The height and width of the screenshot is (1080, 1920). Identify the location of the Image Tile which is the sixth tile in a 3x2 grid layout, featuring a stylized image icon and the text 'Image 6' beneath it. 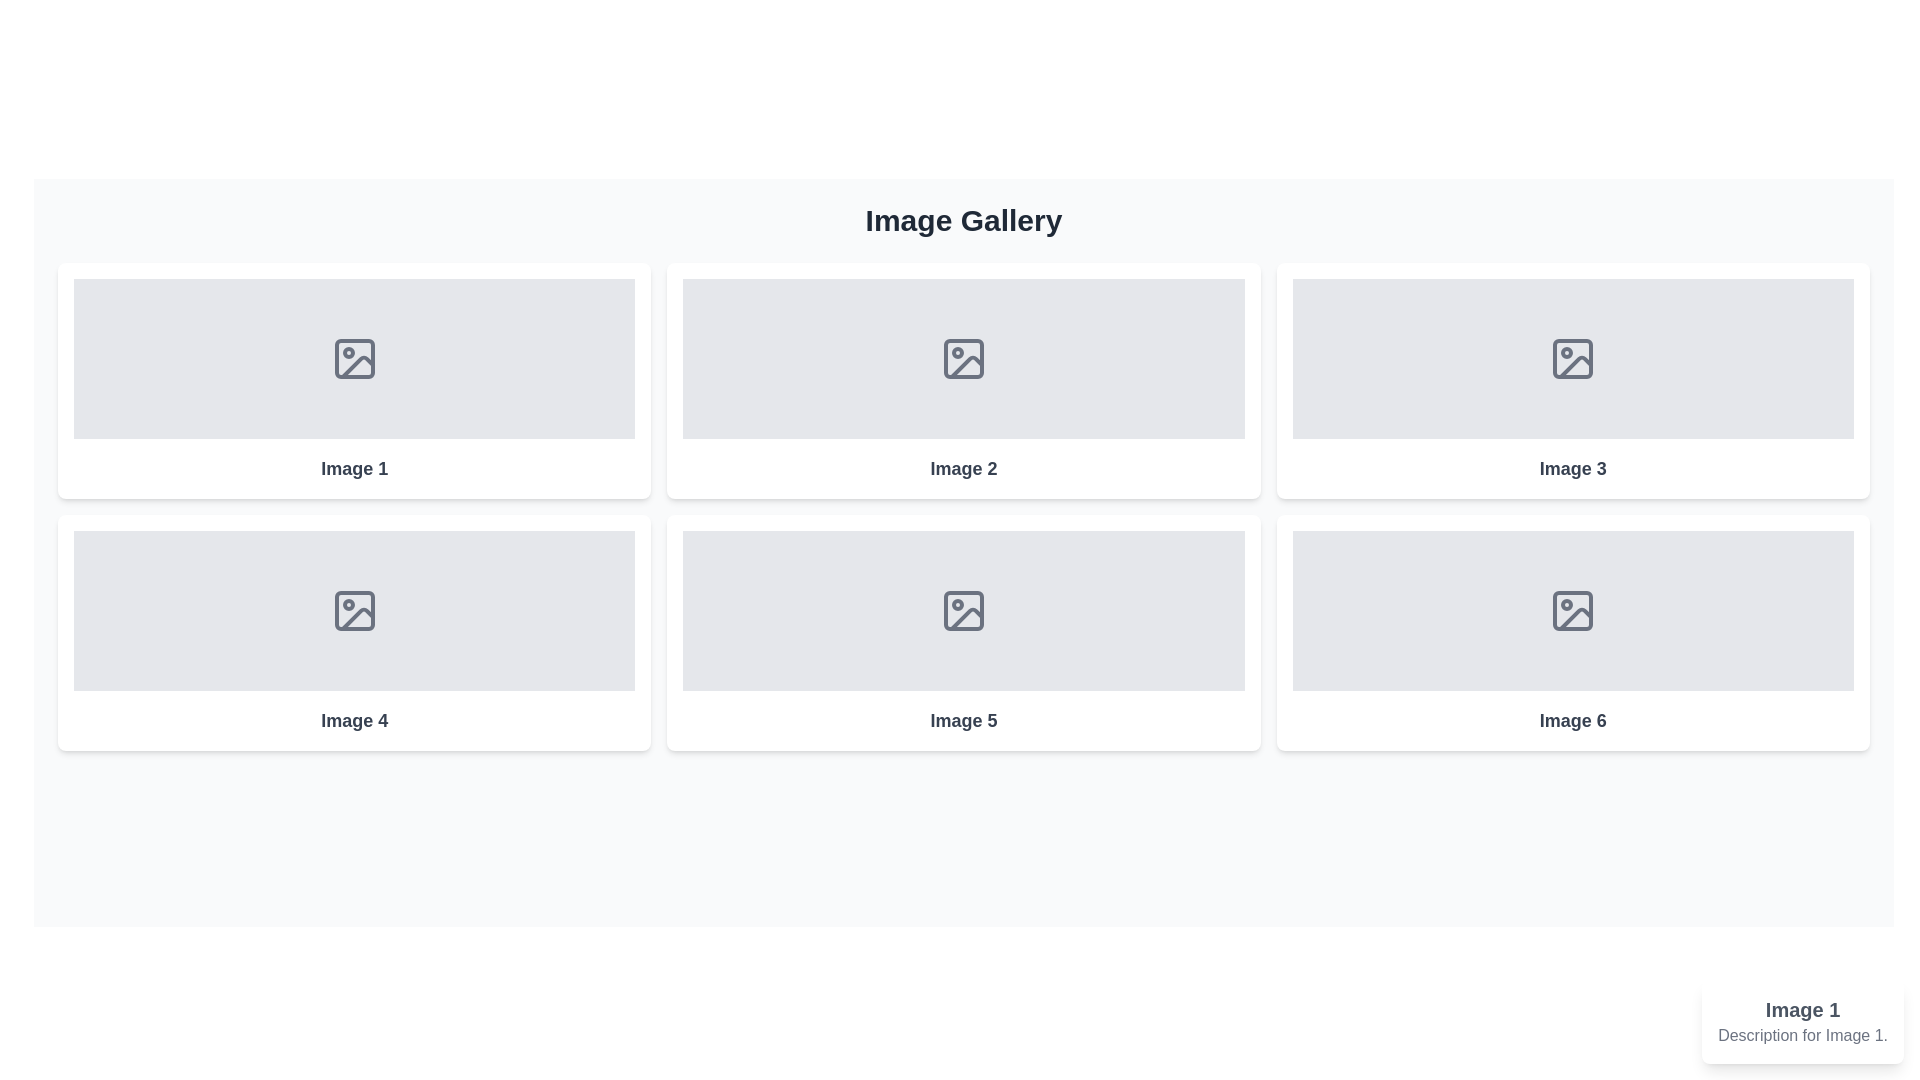
(1572, 632).